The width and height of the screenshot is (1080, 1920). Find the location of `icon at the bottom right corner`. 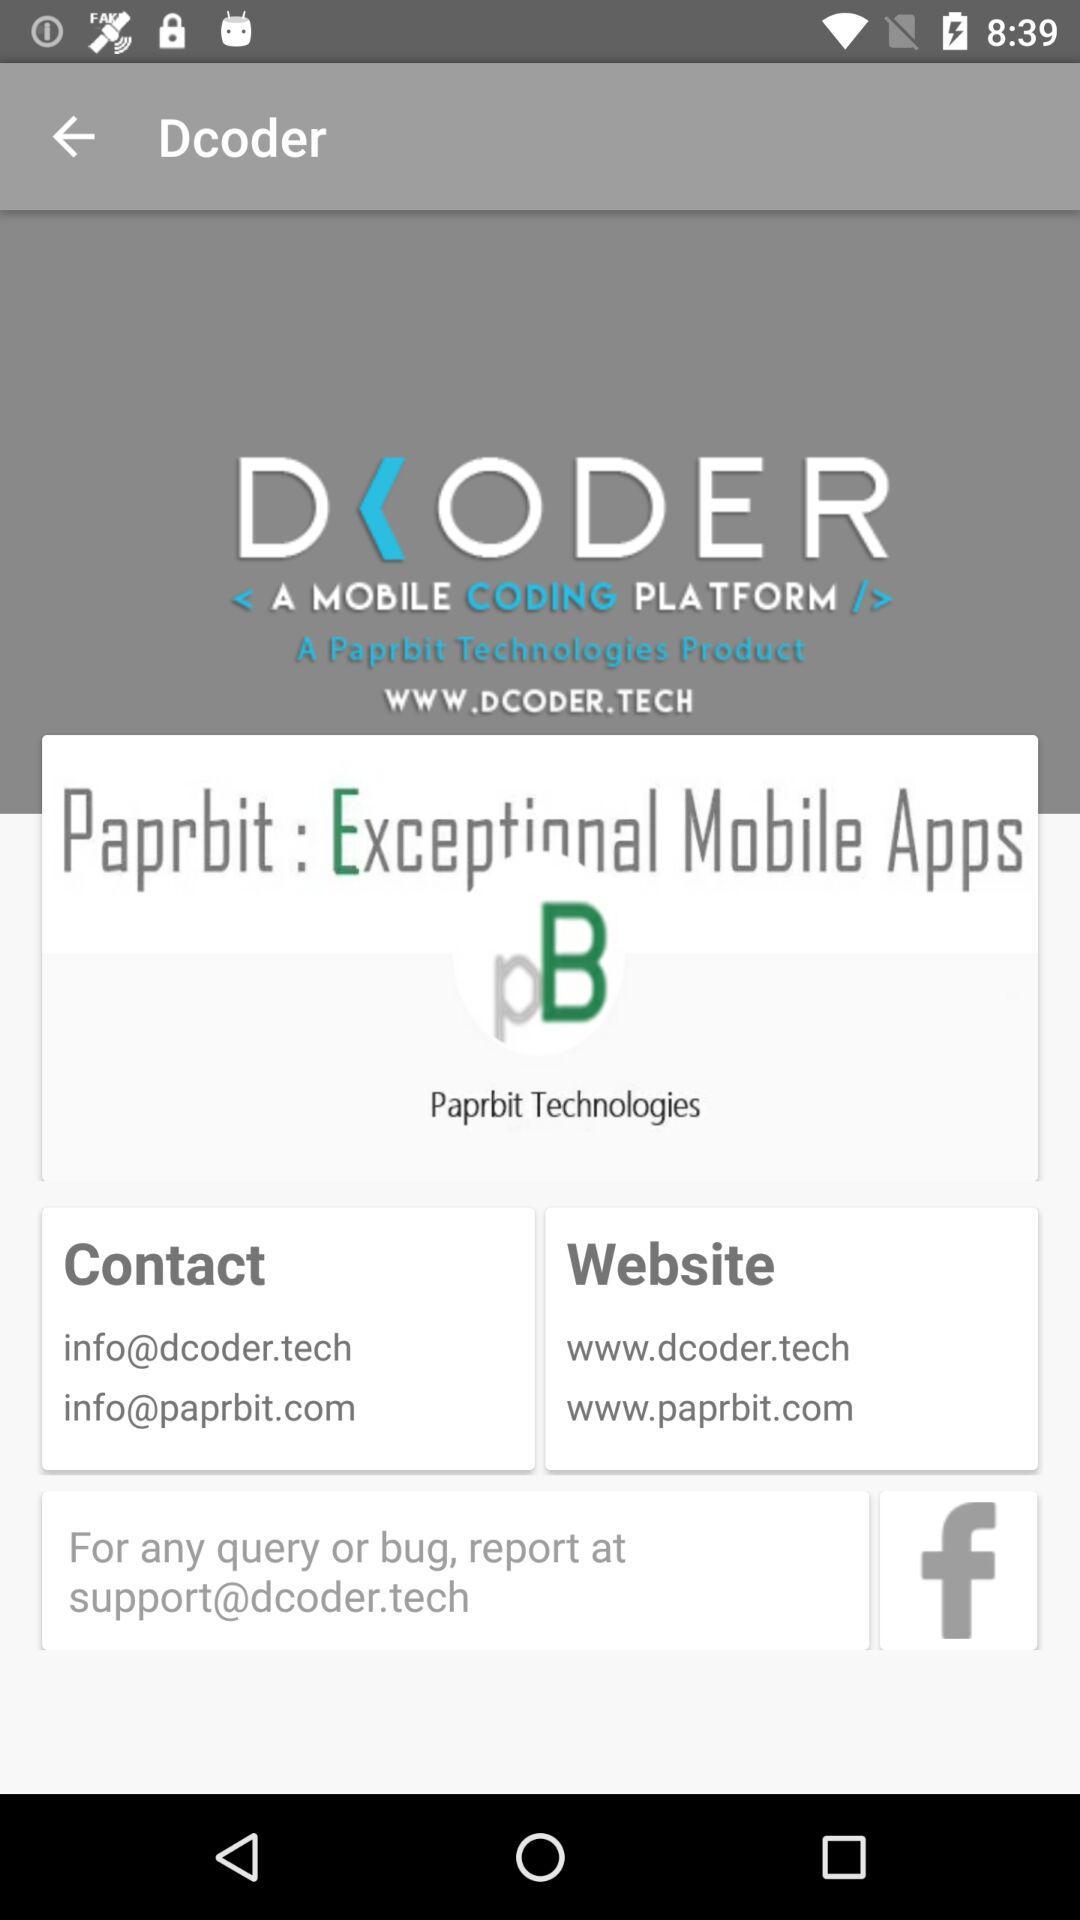

icon at the bottom right corner is located at coordinates (957, 1569).